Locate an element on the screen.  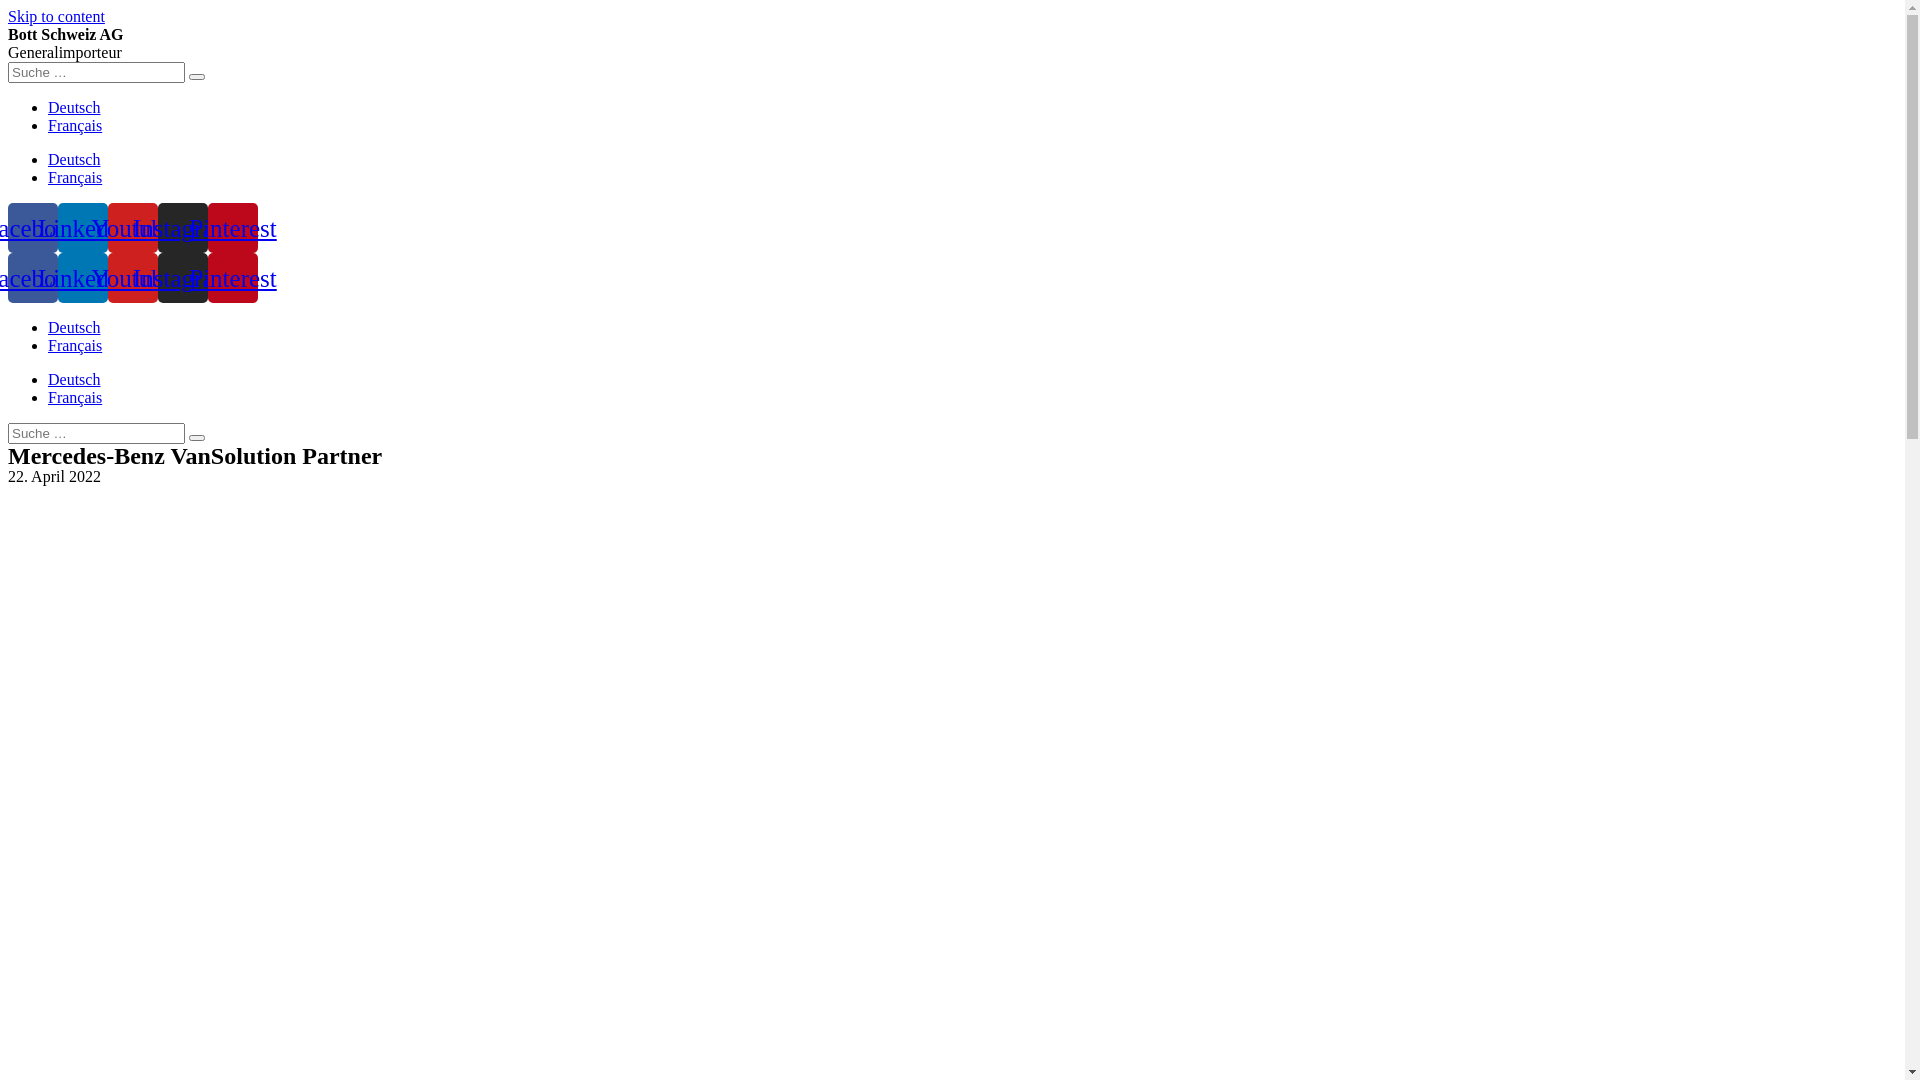
'Youtube' is located at coordinates (132, 226).